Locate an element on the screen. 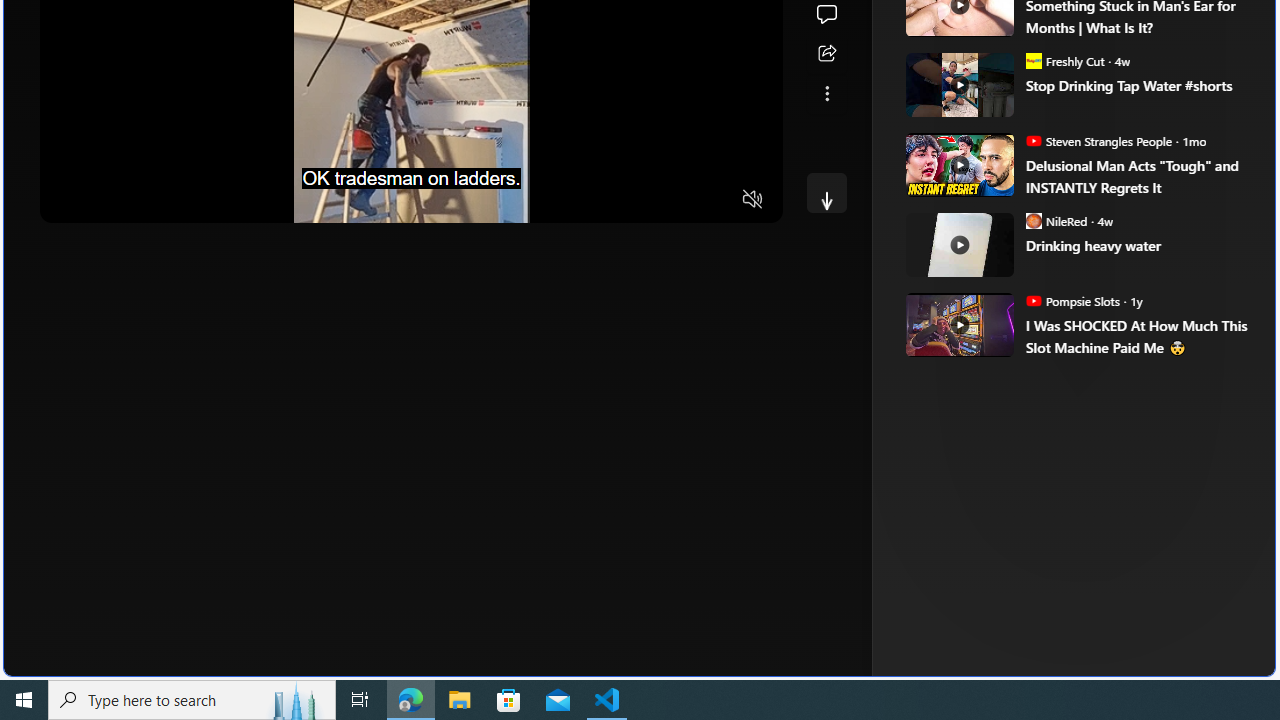 This screenshot has height=720, width=1280. 'Captions' is located at coordinates (675, 200).